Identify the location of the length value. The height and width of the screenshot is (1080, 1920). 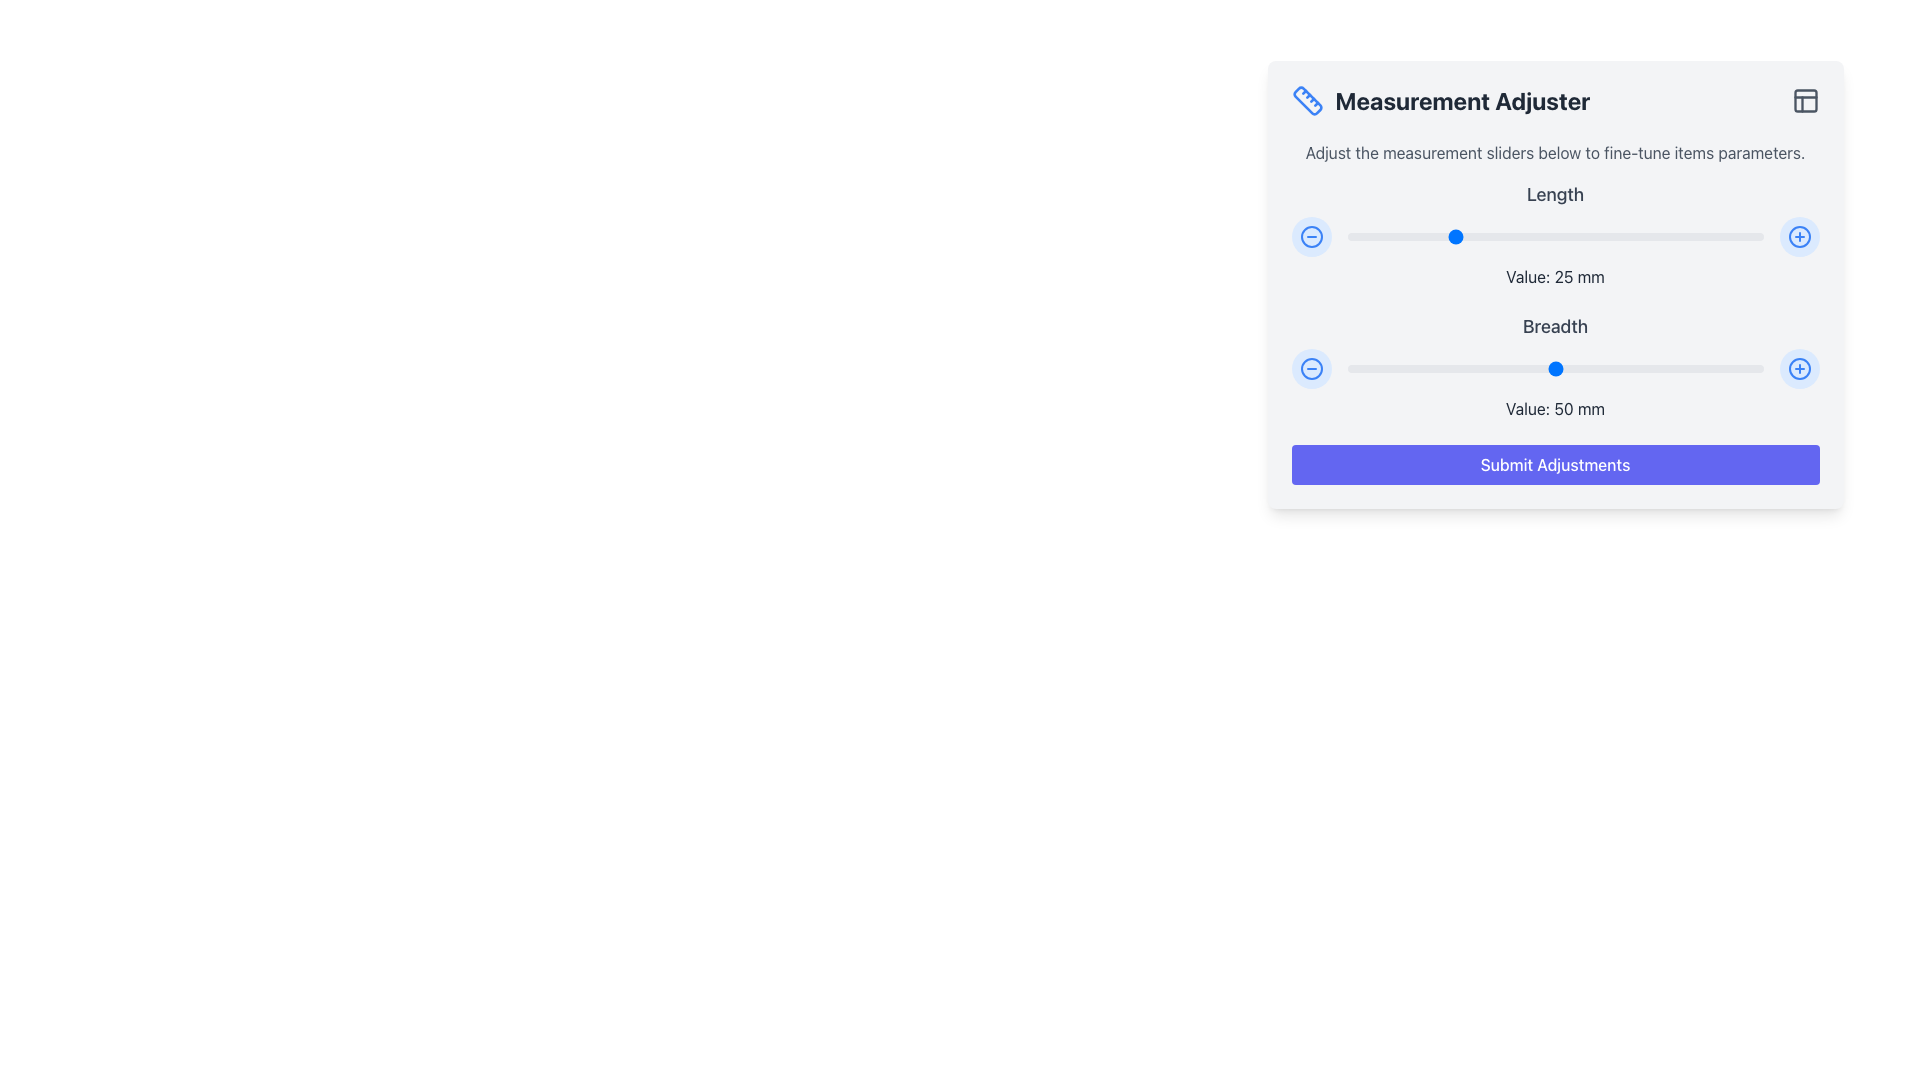
(1579, 235).